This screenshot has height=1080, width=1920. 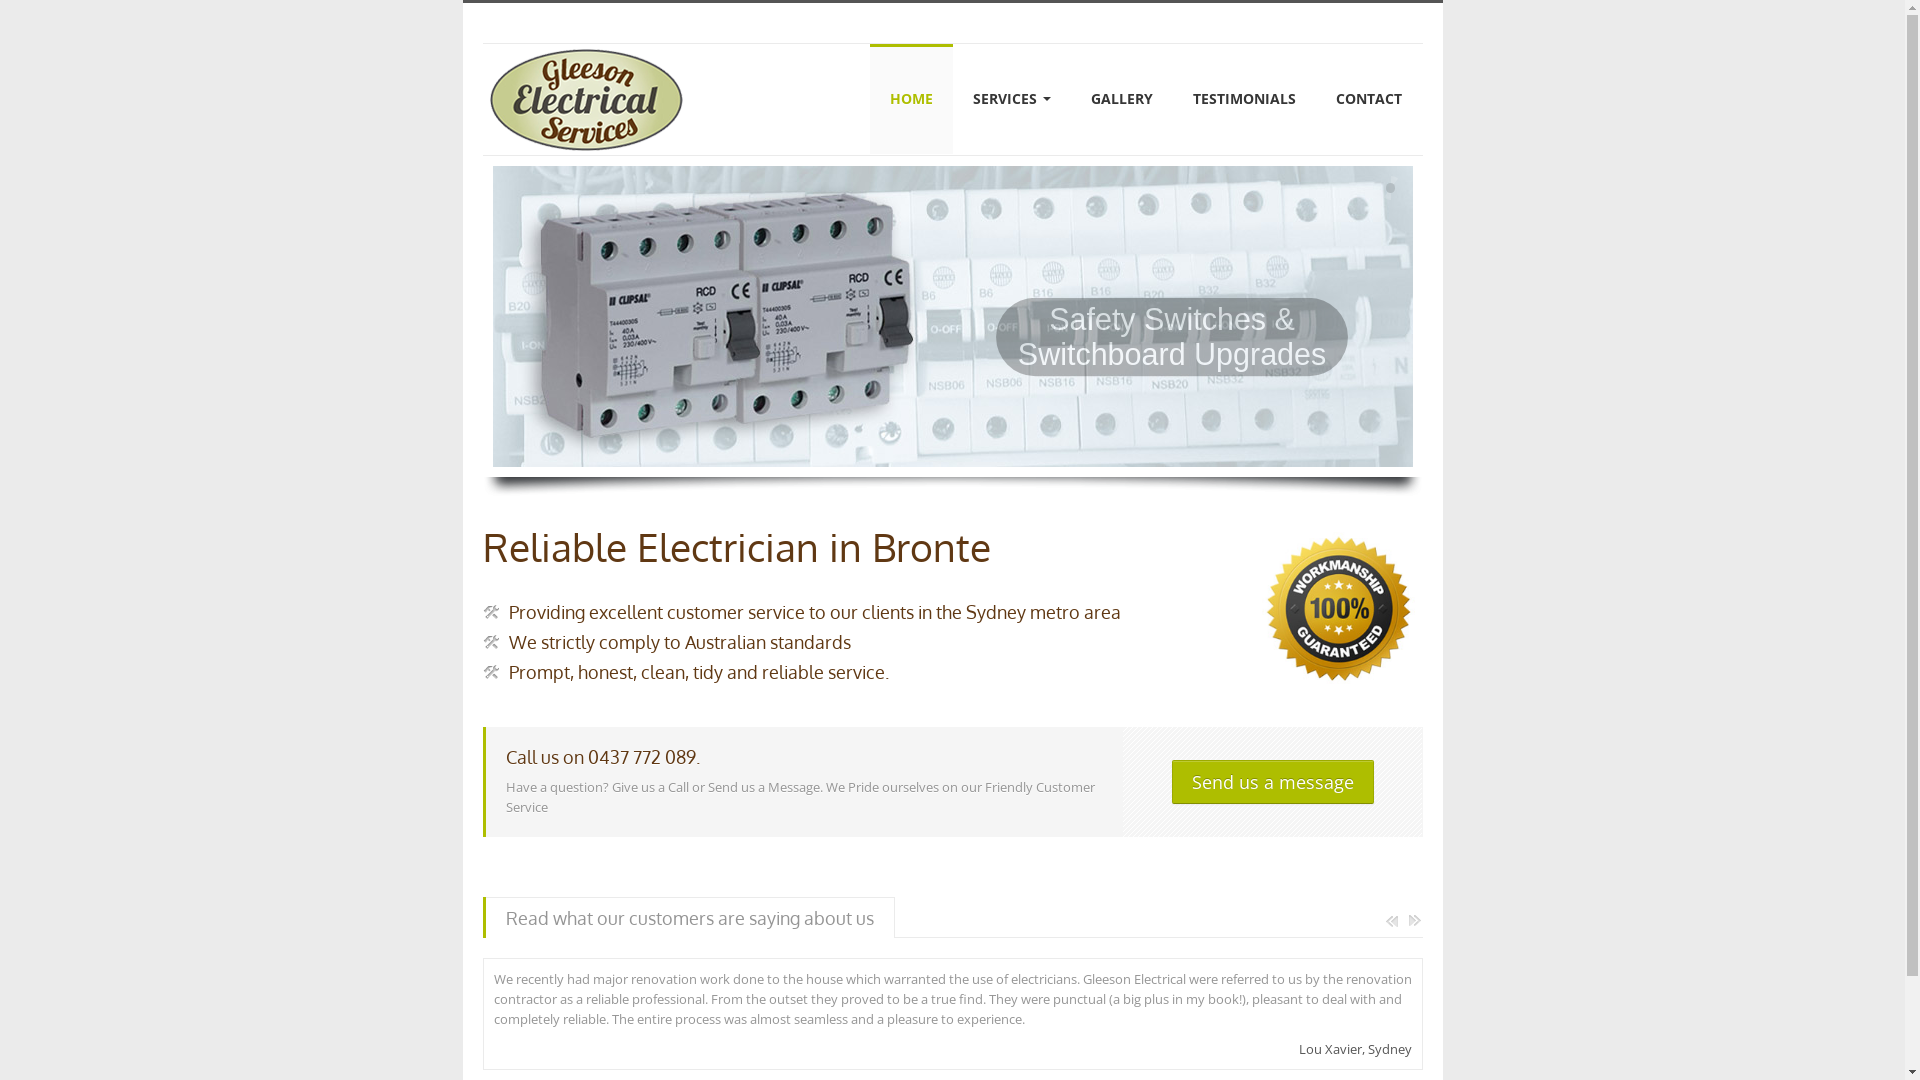 What do you see at coordinates (1122, 99) in the screenshot?
I see `'GALLERY'` at bounding box center [1122, 99].